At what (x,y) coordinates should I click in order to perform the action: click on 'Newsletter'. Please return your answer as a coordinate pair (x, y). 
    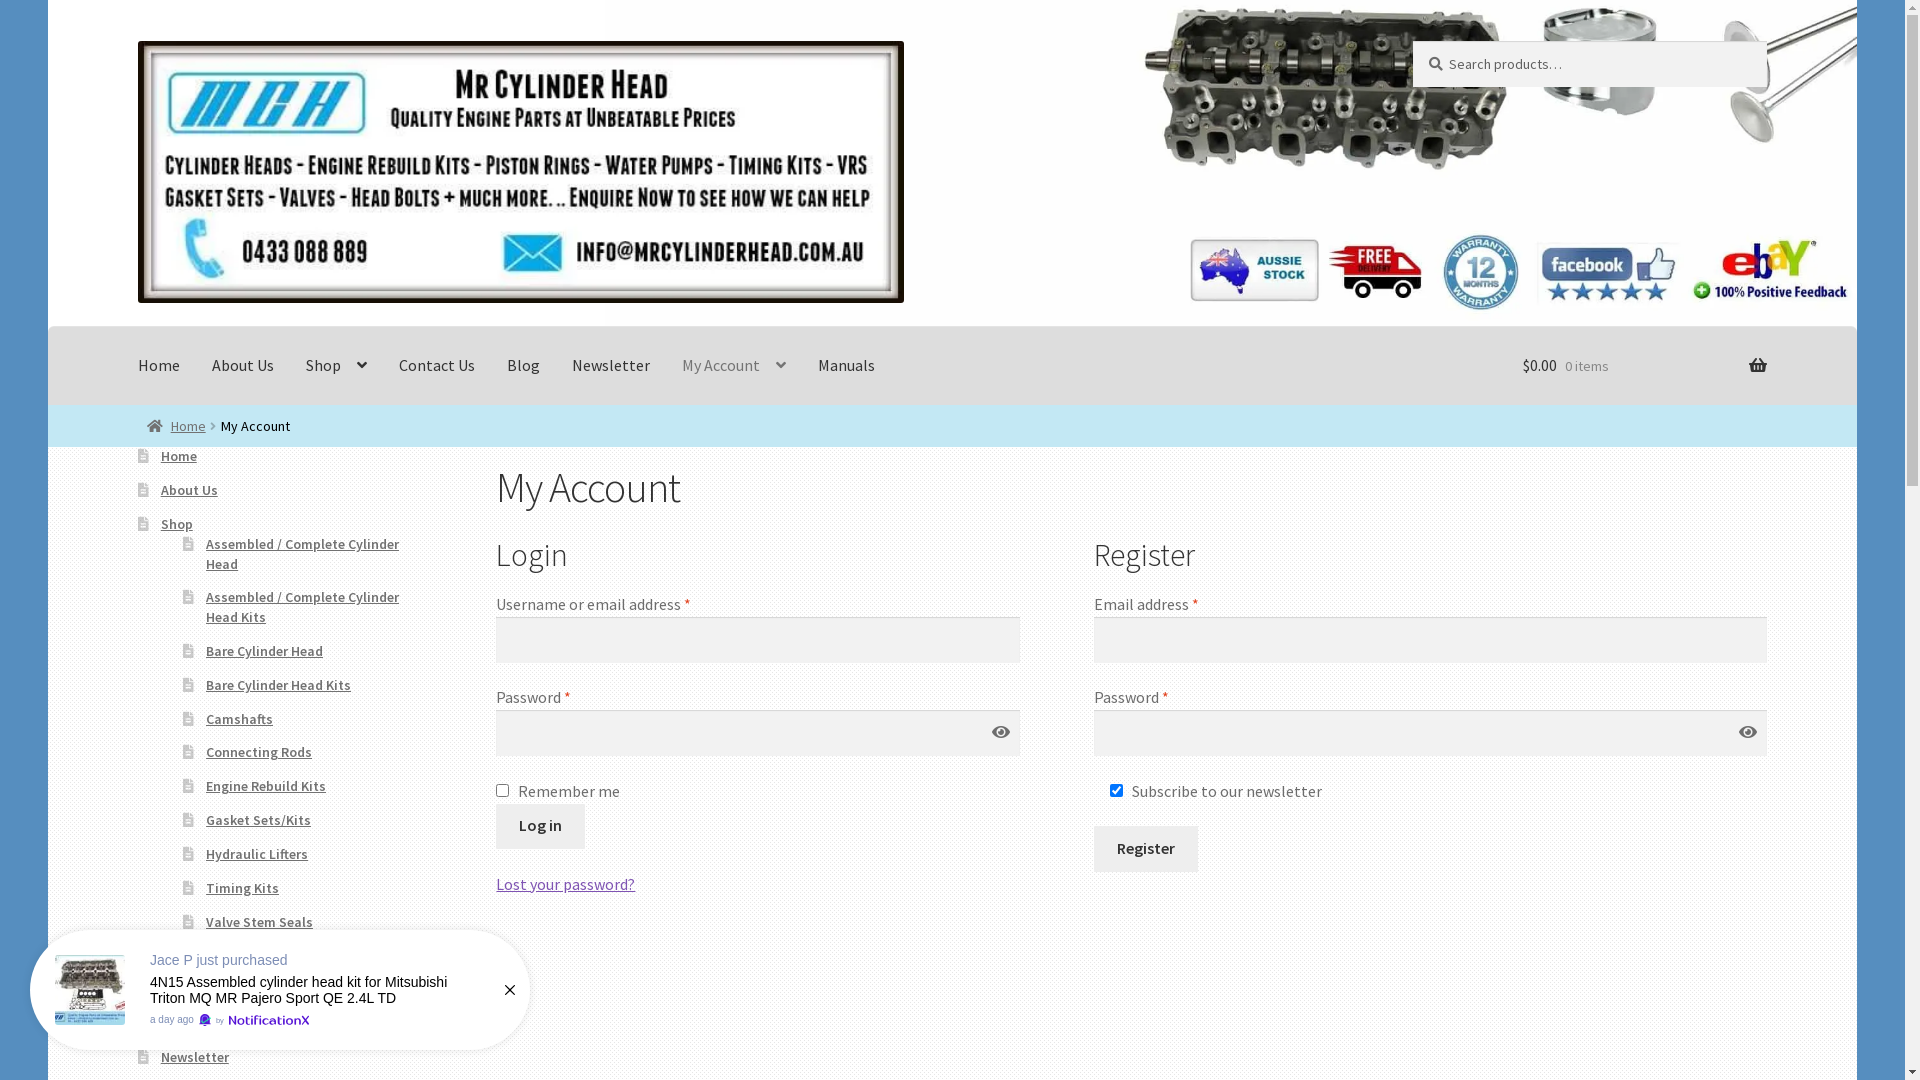
    Looking at the image, I should click on (609, 365).